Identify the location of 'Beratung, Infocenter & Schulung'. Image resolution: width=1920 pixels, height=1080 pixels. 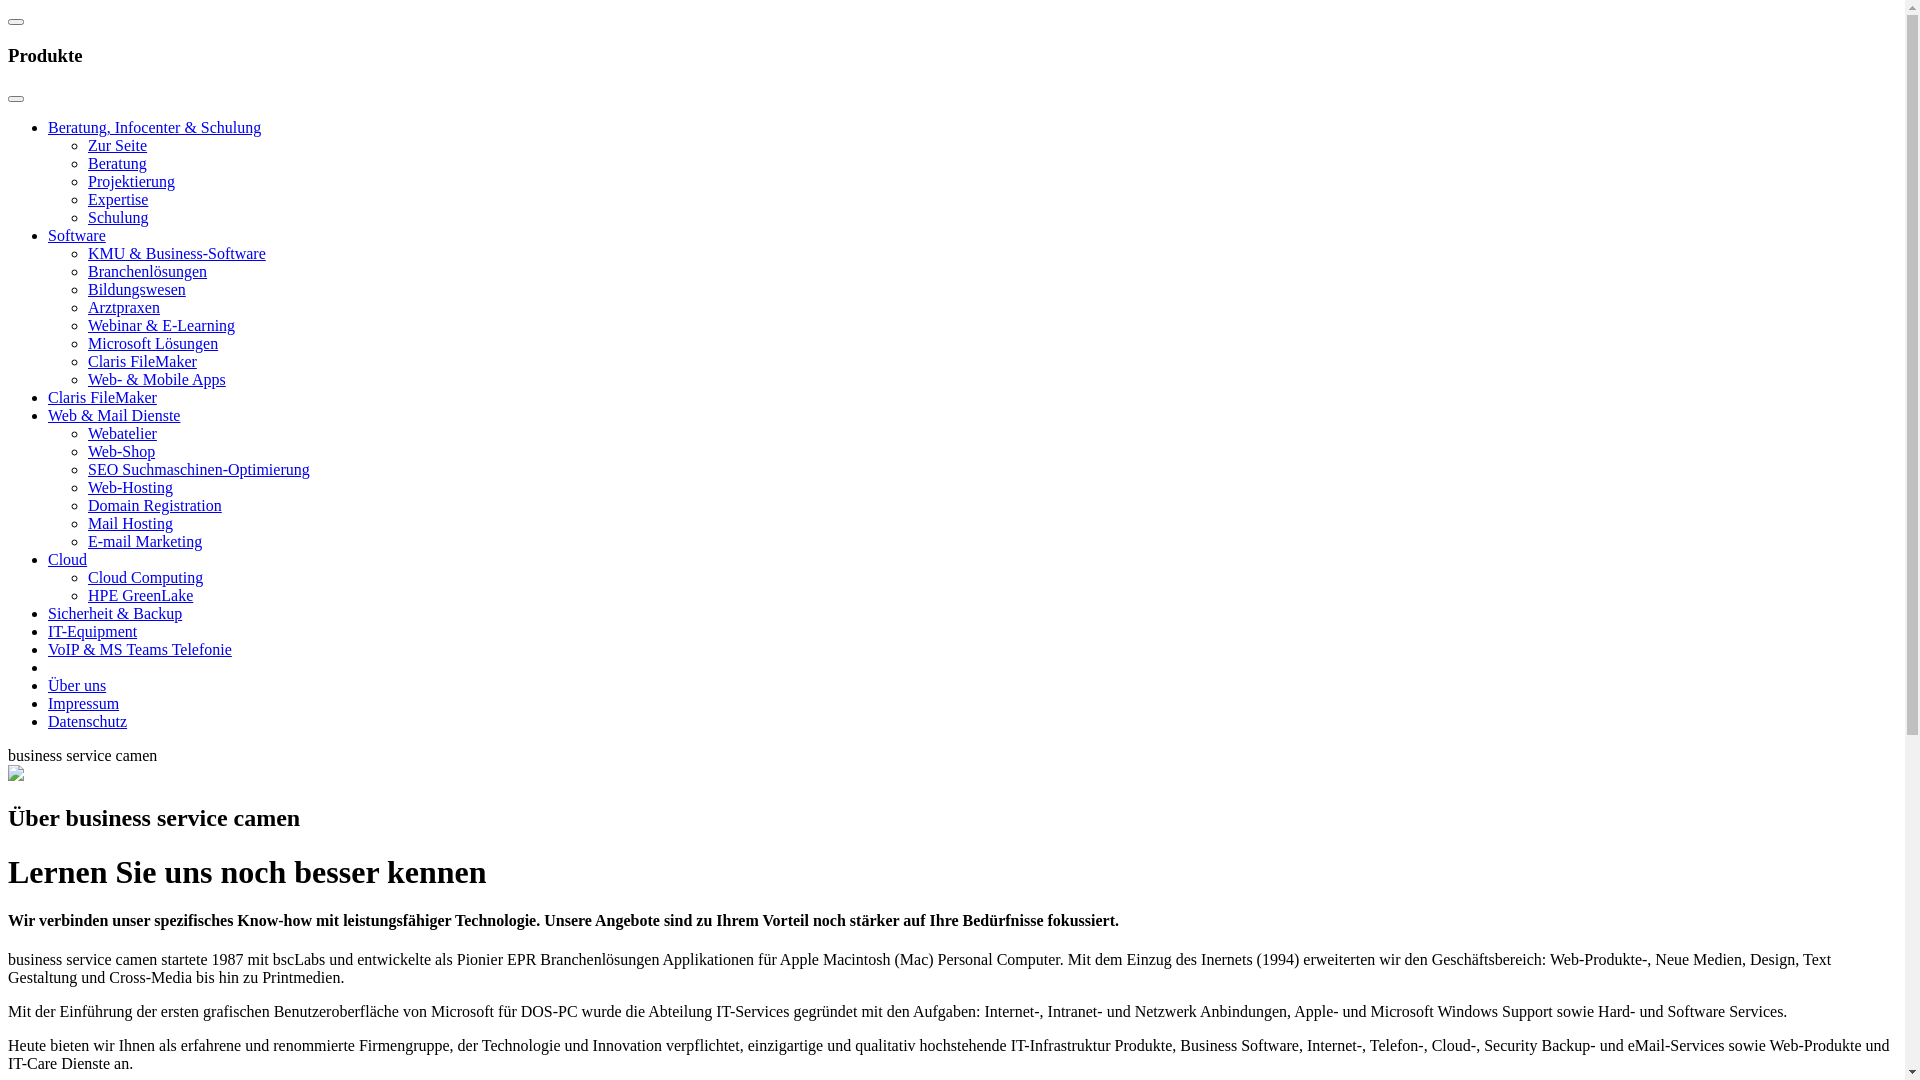
(153, 127).